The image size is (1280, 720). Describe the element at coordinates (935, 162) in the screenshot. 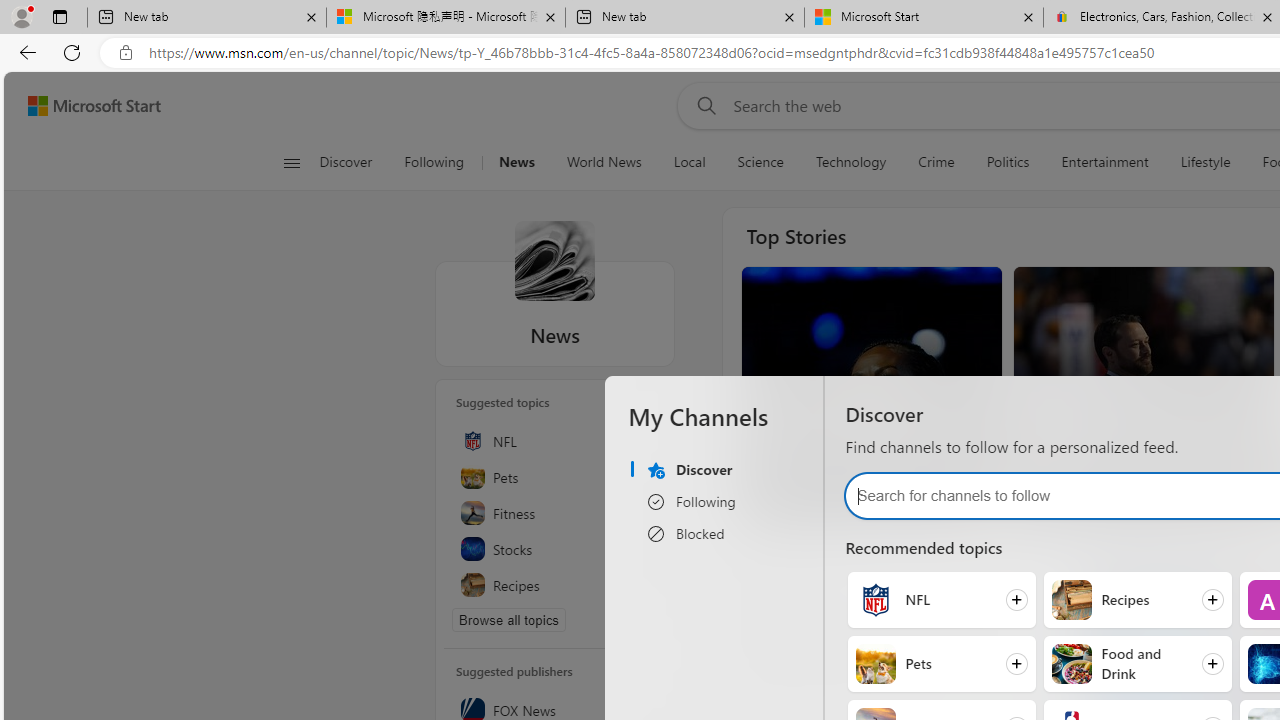

I see `'Crime'` at that location.